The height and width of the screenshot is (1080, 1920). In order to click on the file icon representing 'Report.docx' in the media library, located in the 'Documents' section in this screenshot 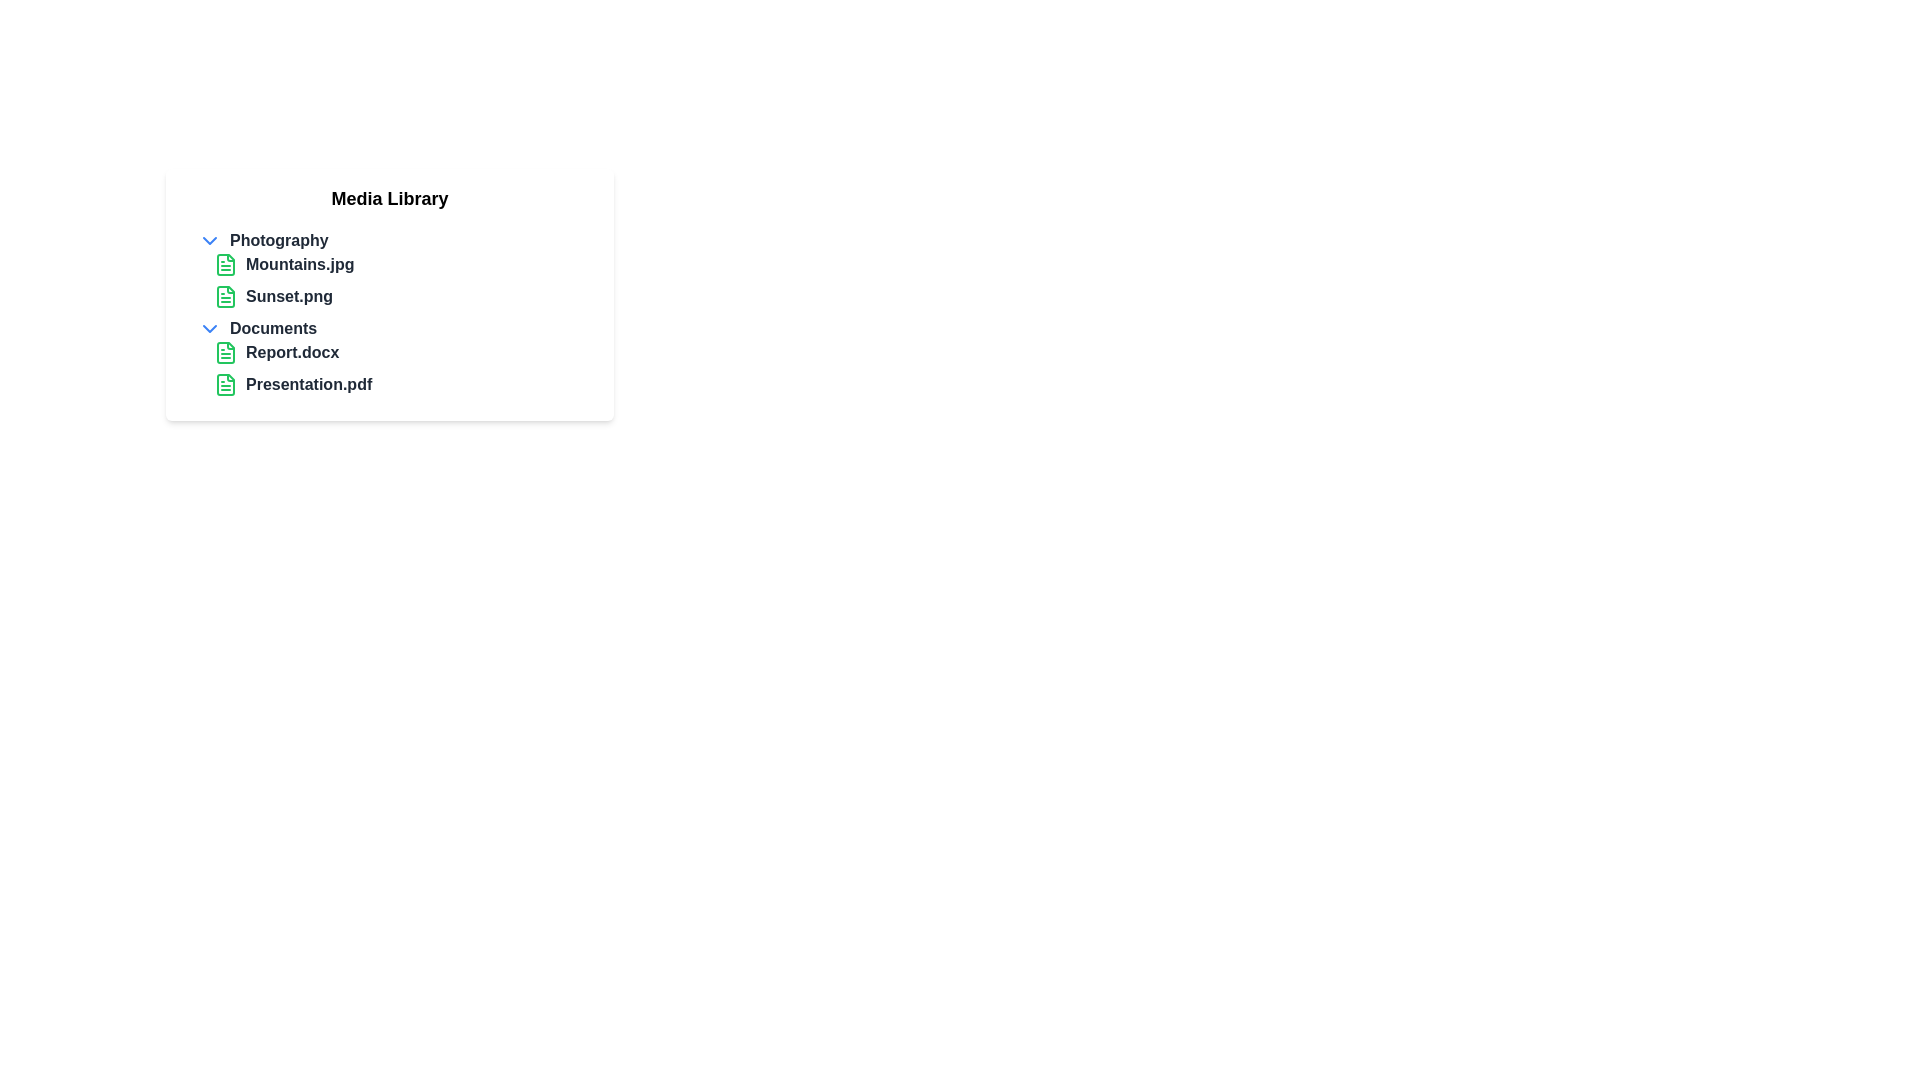, I will do `click(225, 352)`.